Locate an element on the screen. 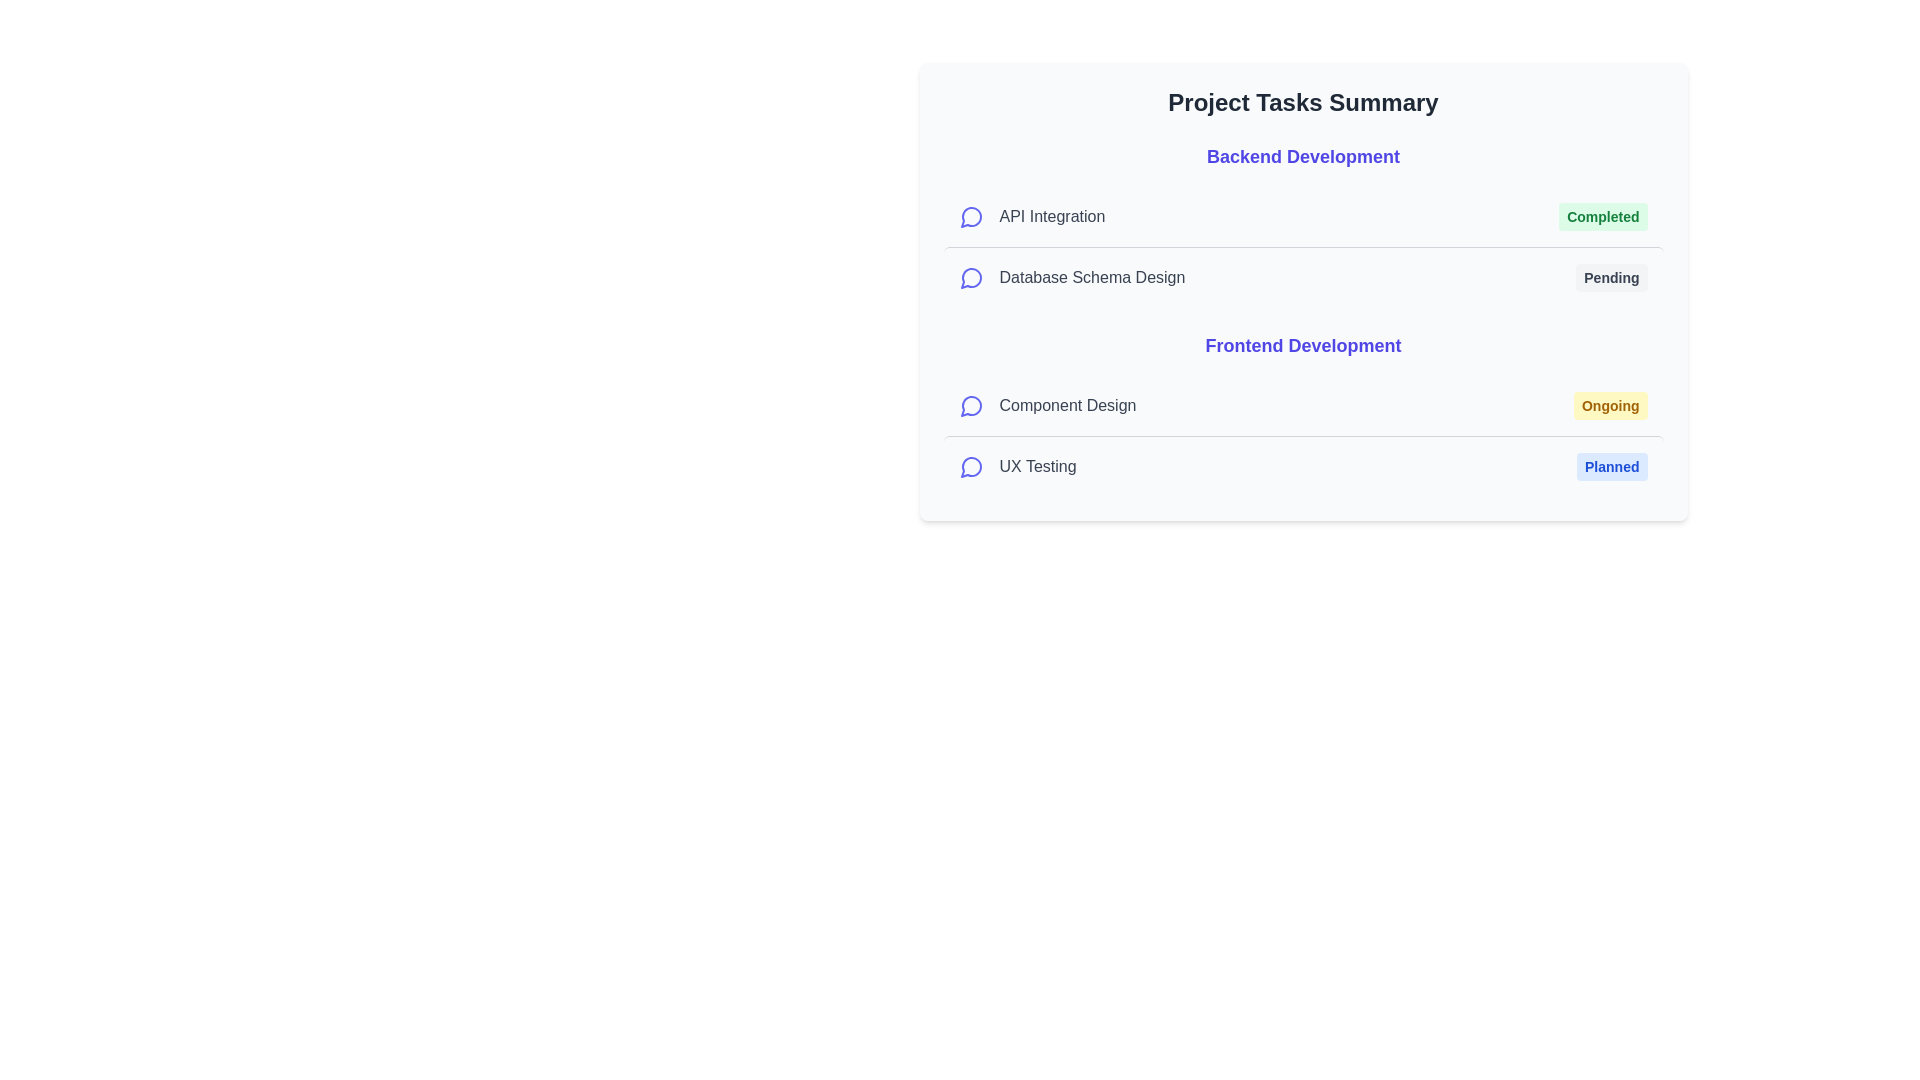 Image resolution: width=1920 pixels, height=1080 pixels. the 'Ongoing' status label, which is a pill-shaped label with a yellow background and brown bold text, located in the right half of the 'Project Tasks Summary' interface, to possibly open a detailed view of the task status is located at coordinates (1610, 405).